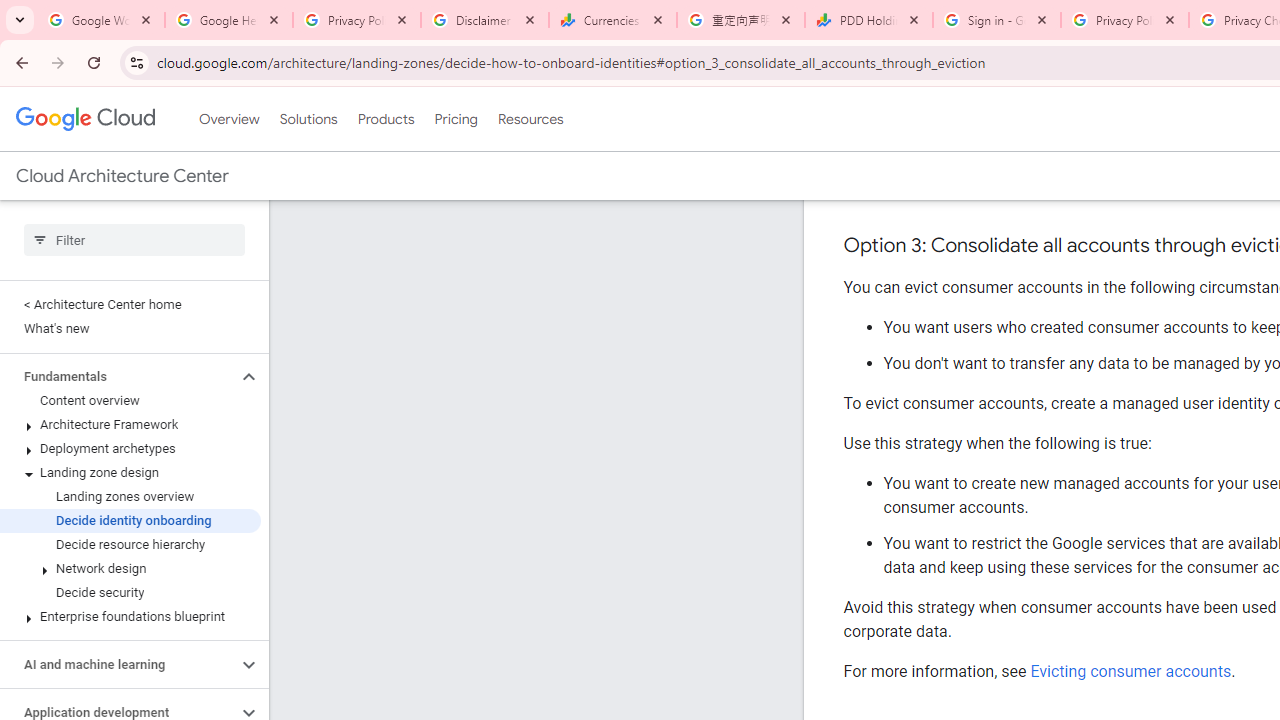 The height and width of the screenshot is (720, 1280). Describe the element at coordinates (129, 496) in the screenshot. I see `'Landing zones overview'` at that location.